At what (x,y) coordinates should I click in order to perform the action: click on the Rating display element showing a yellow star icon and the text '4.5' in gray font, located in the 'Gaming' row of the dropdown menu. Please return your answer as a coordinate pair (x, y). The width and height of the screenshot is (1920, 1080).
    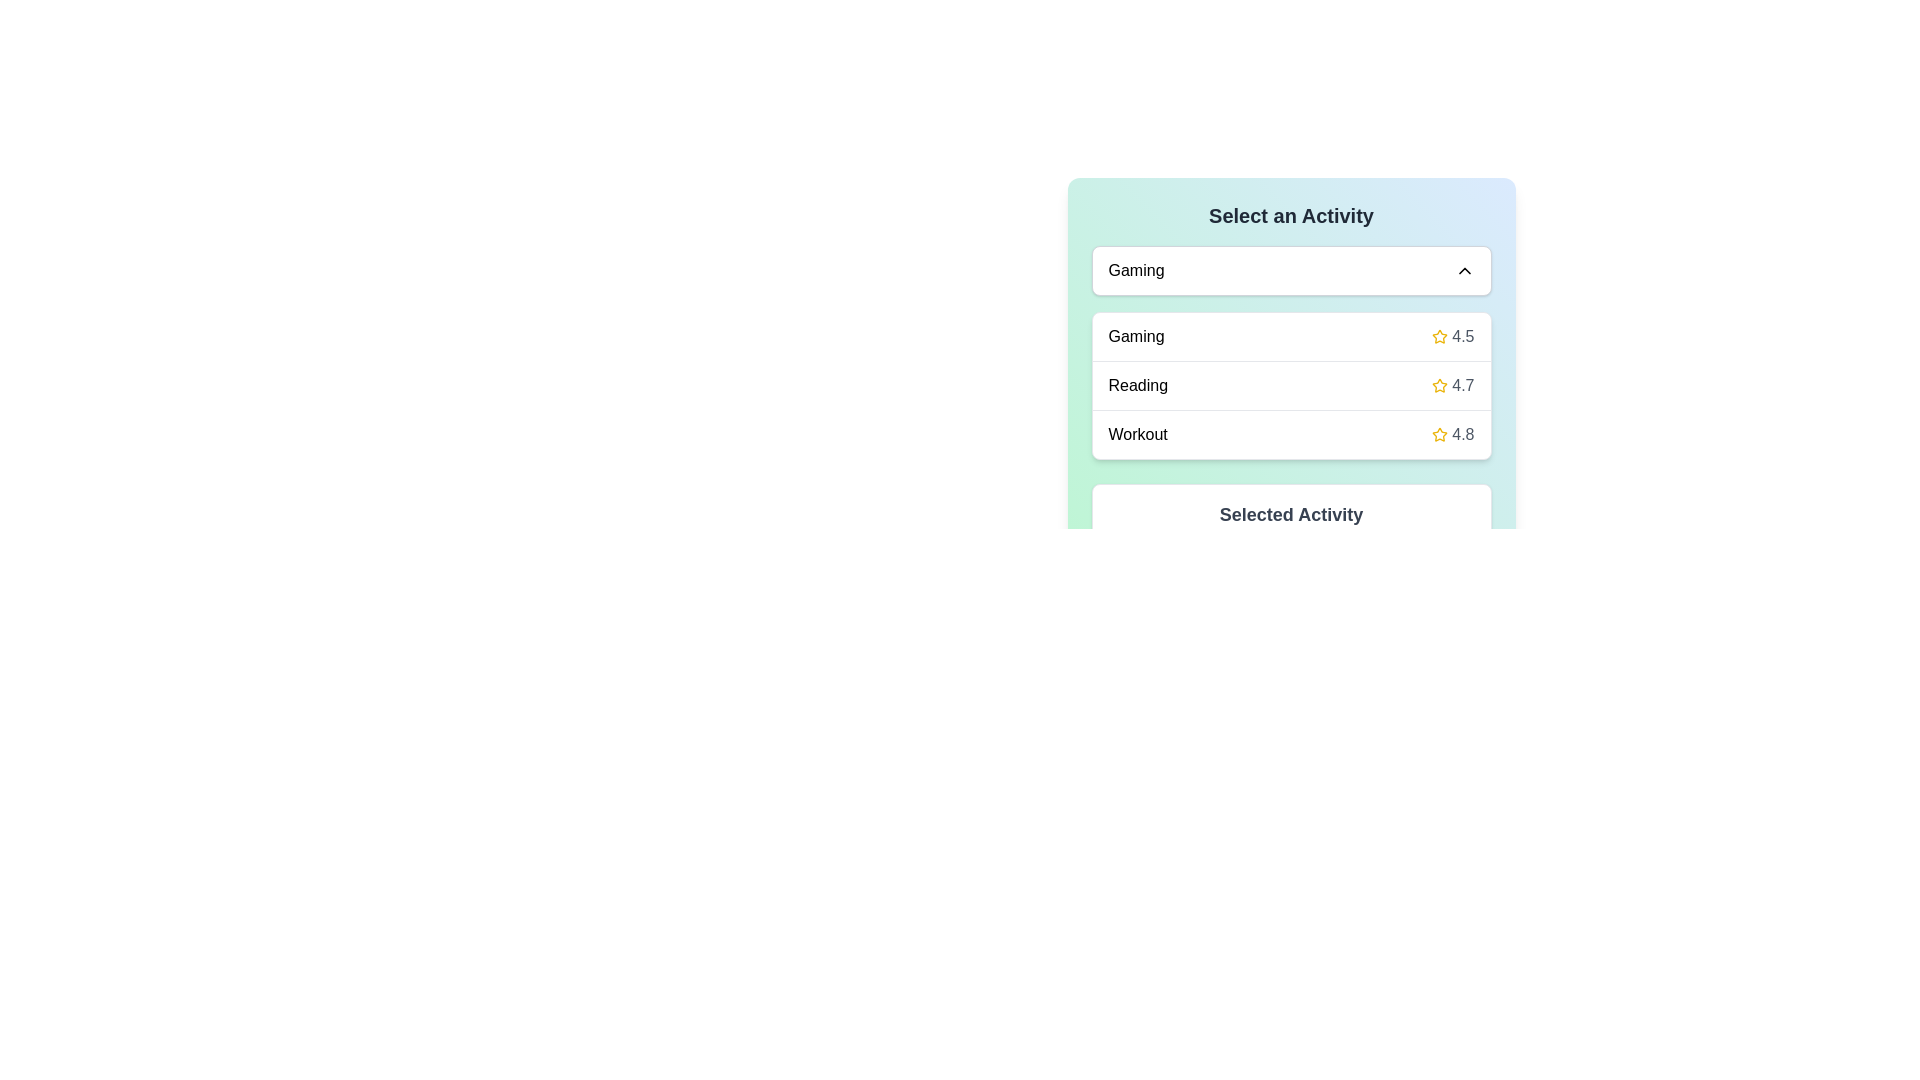
    Looking at the image, I should click on (1453, 335).